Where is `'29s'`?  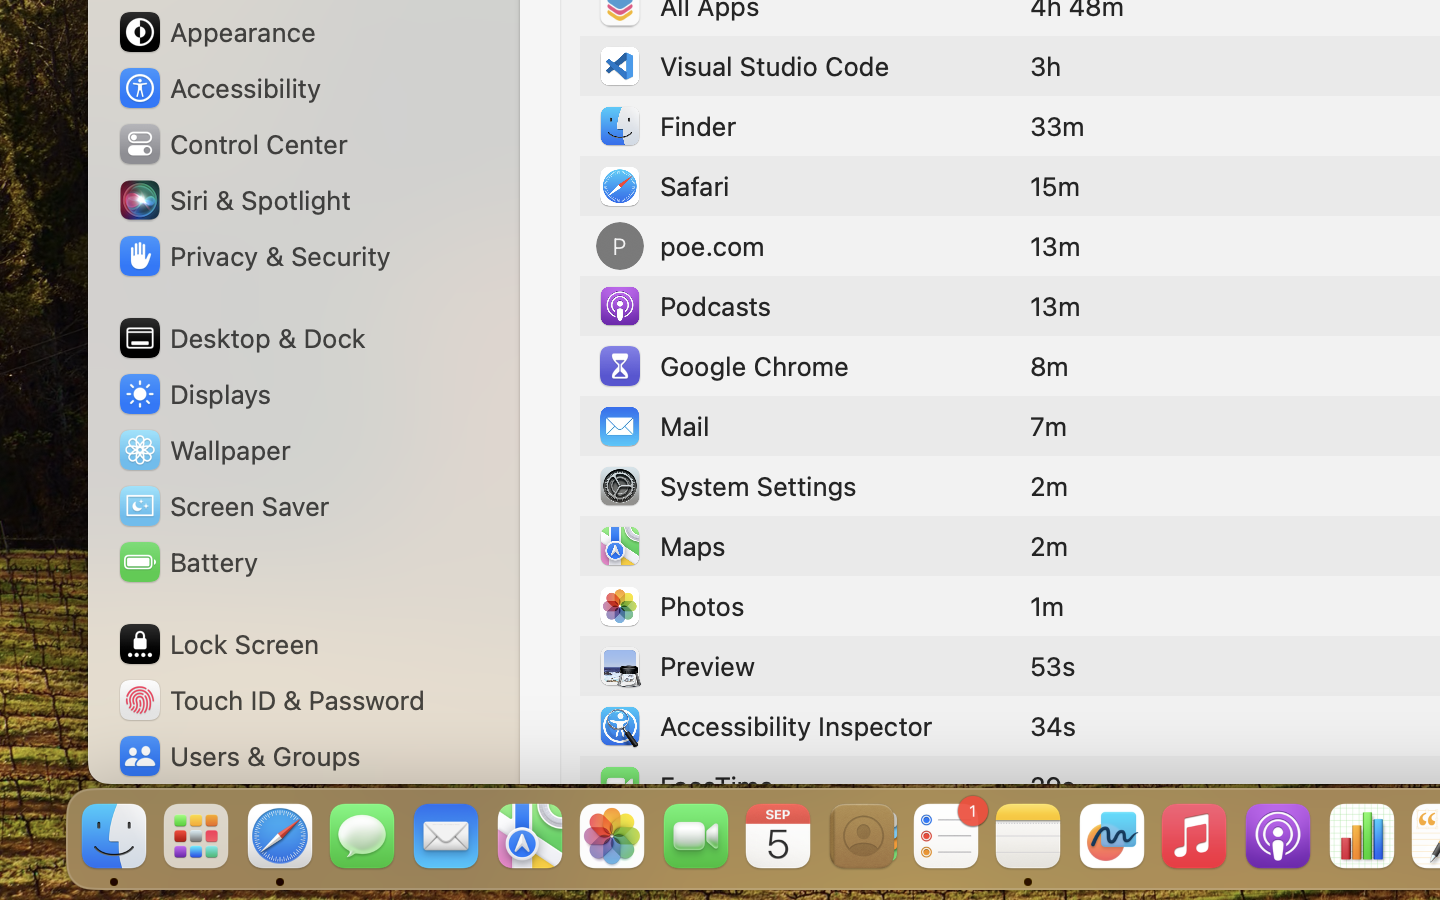
'29s' is located at coordinates (1052, 784).